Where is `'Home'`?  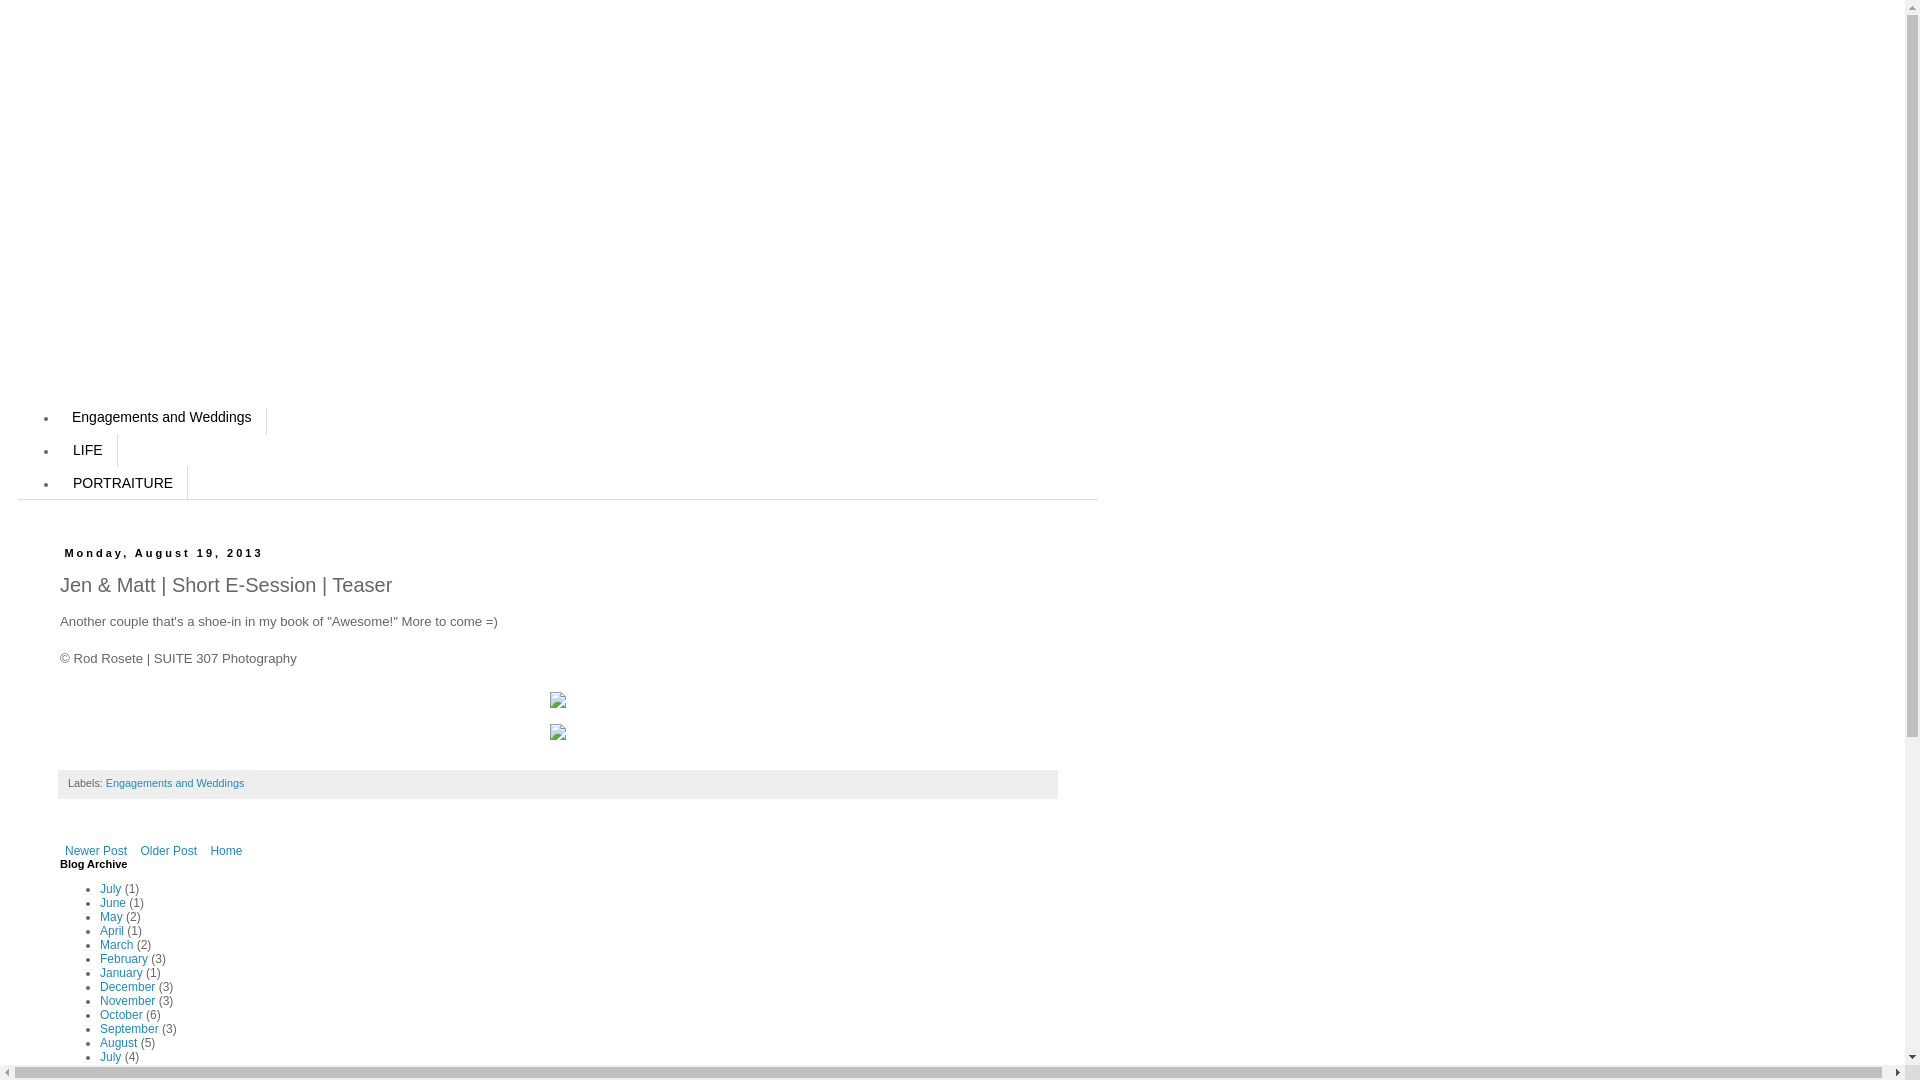
'Home' is located at coordinates (205, 851).